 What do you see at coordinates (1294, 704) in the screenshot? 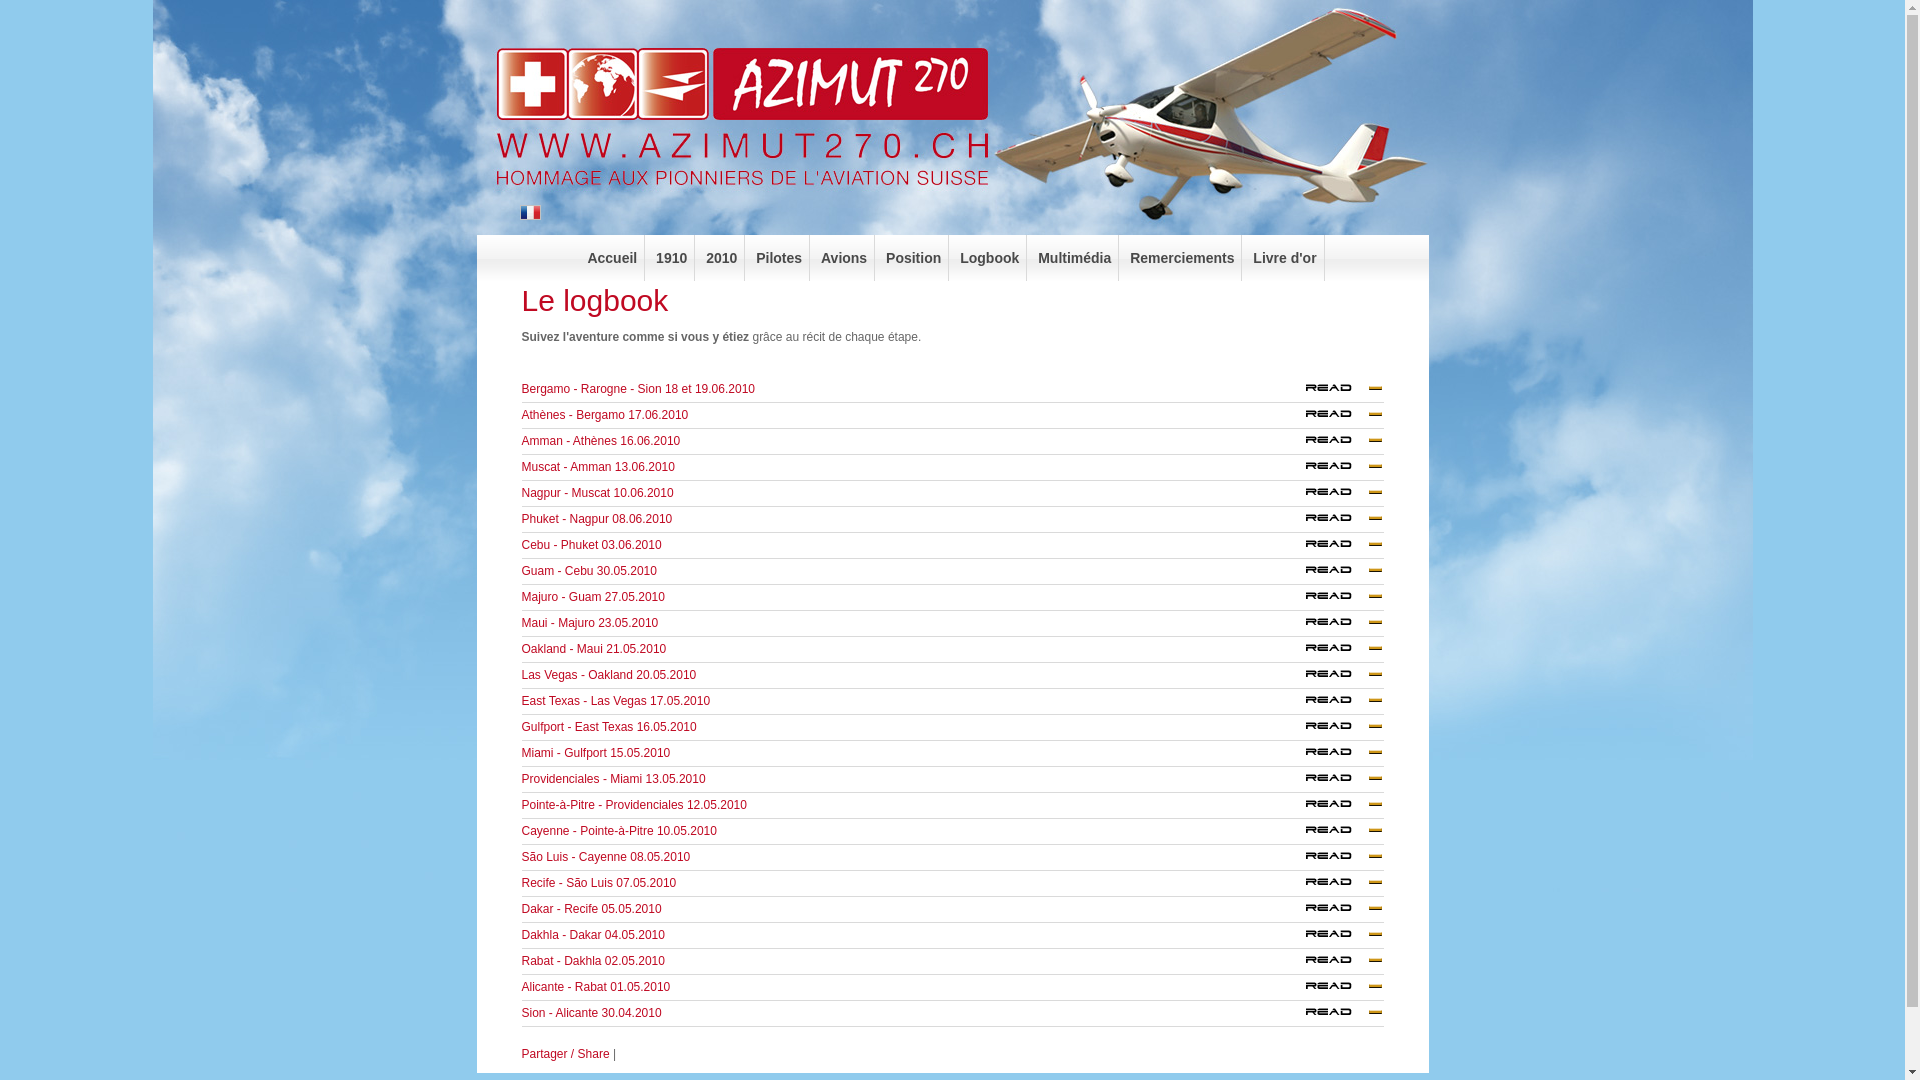
I see `'East Texas - Las Vegas 17.05.2010'` at bounding box center [1294, 704].